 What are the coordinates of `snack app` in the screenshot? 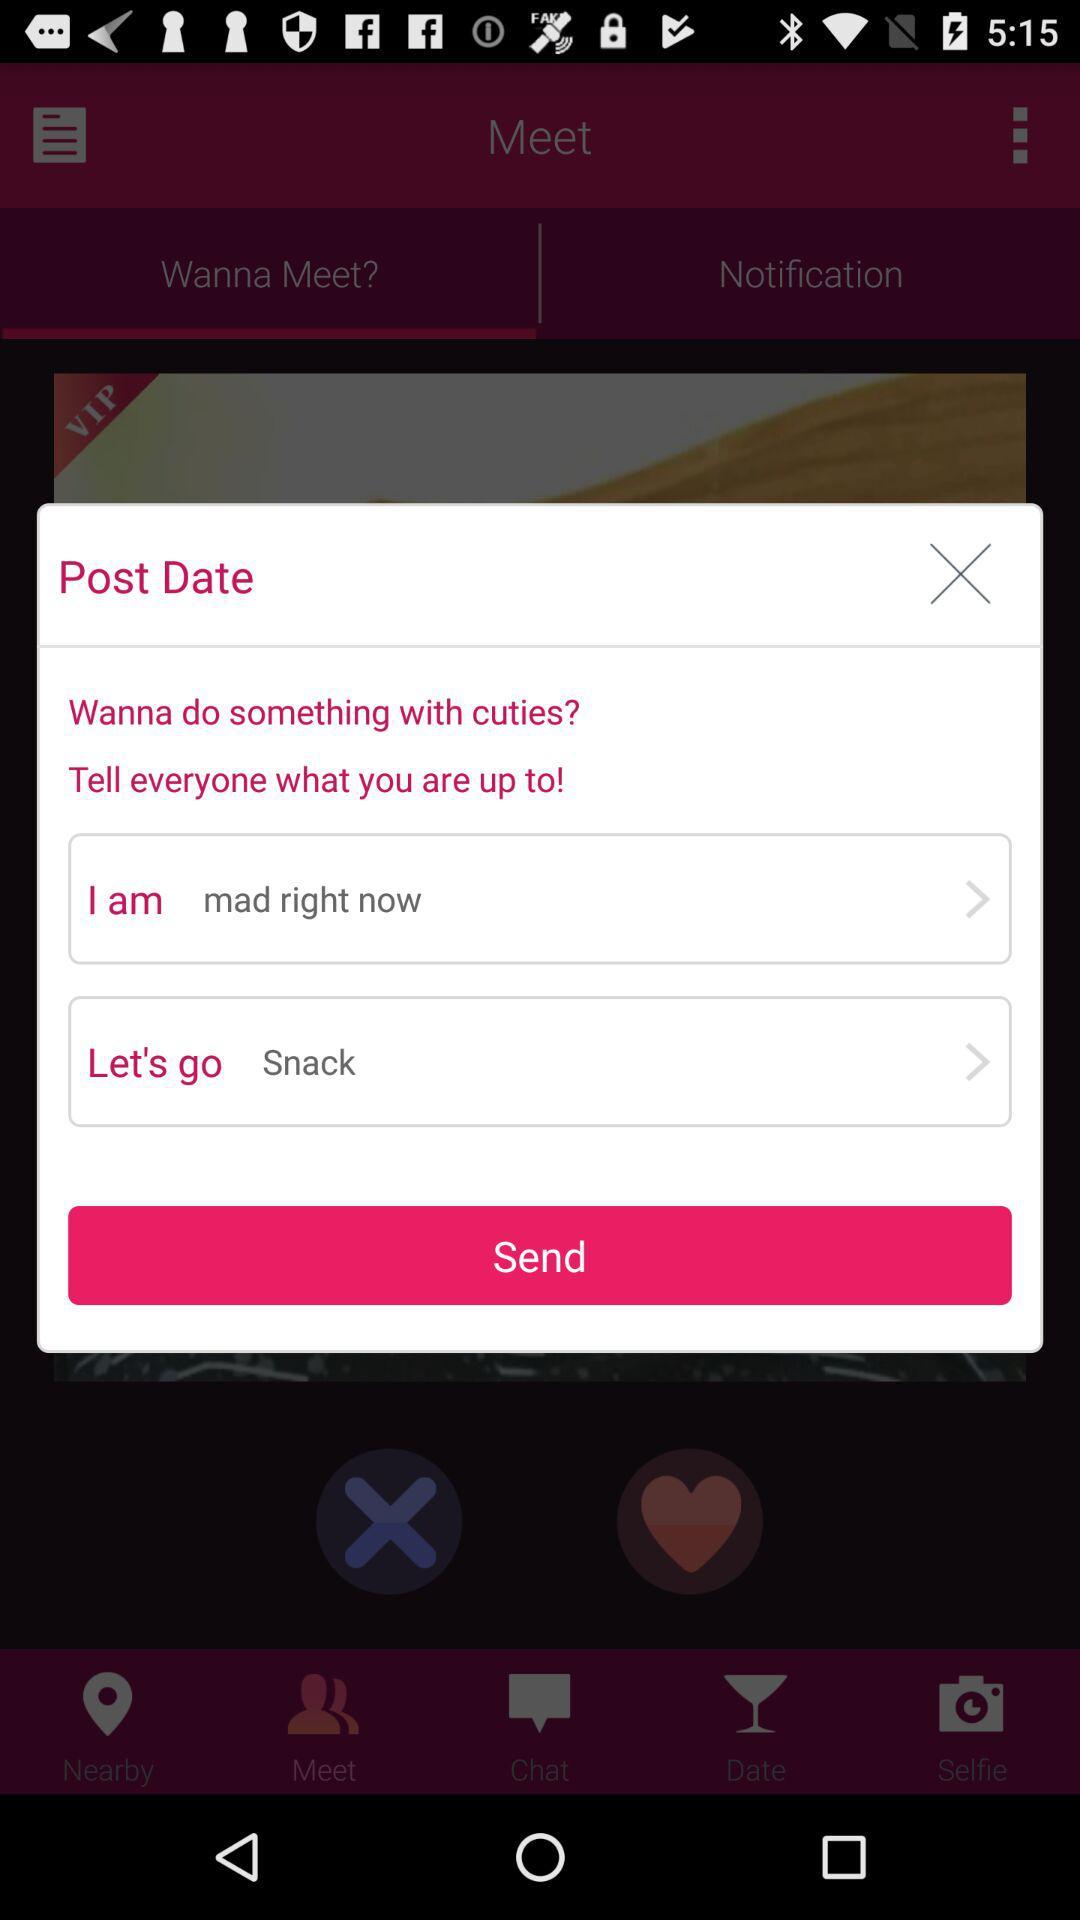 It's located at (611, 1060).